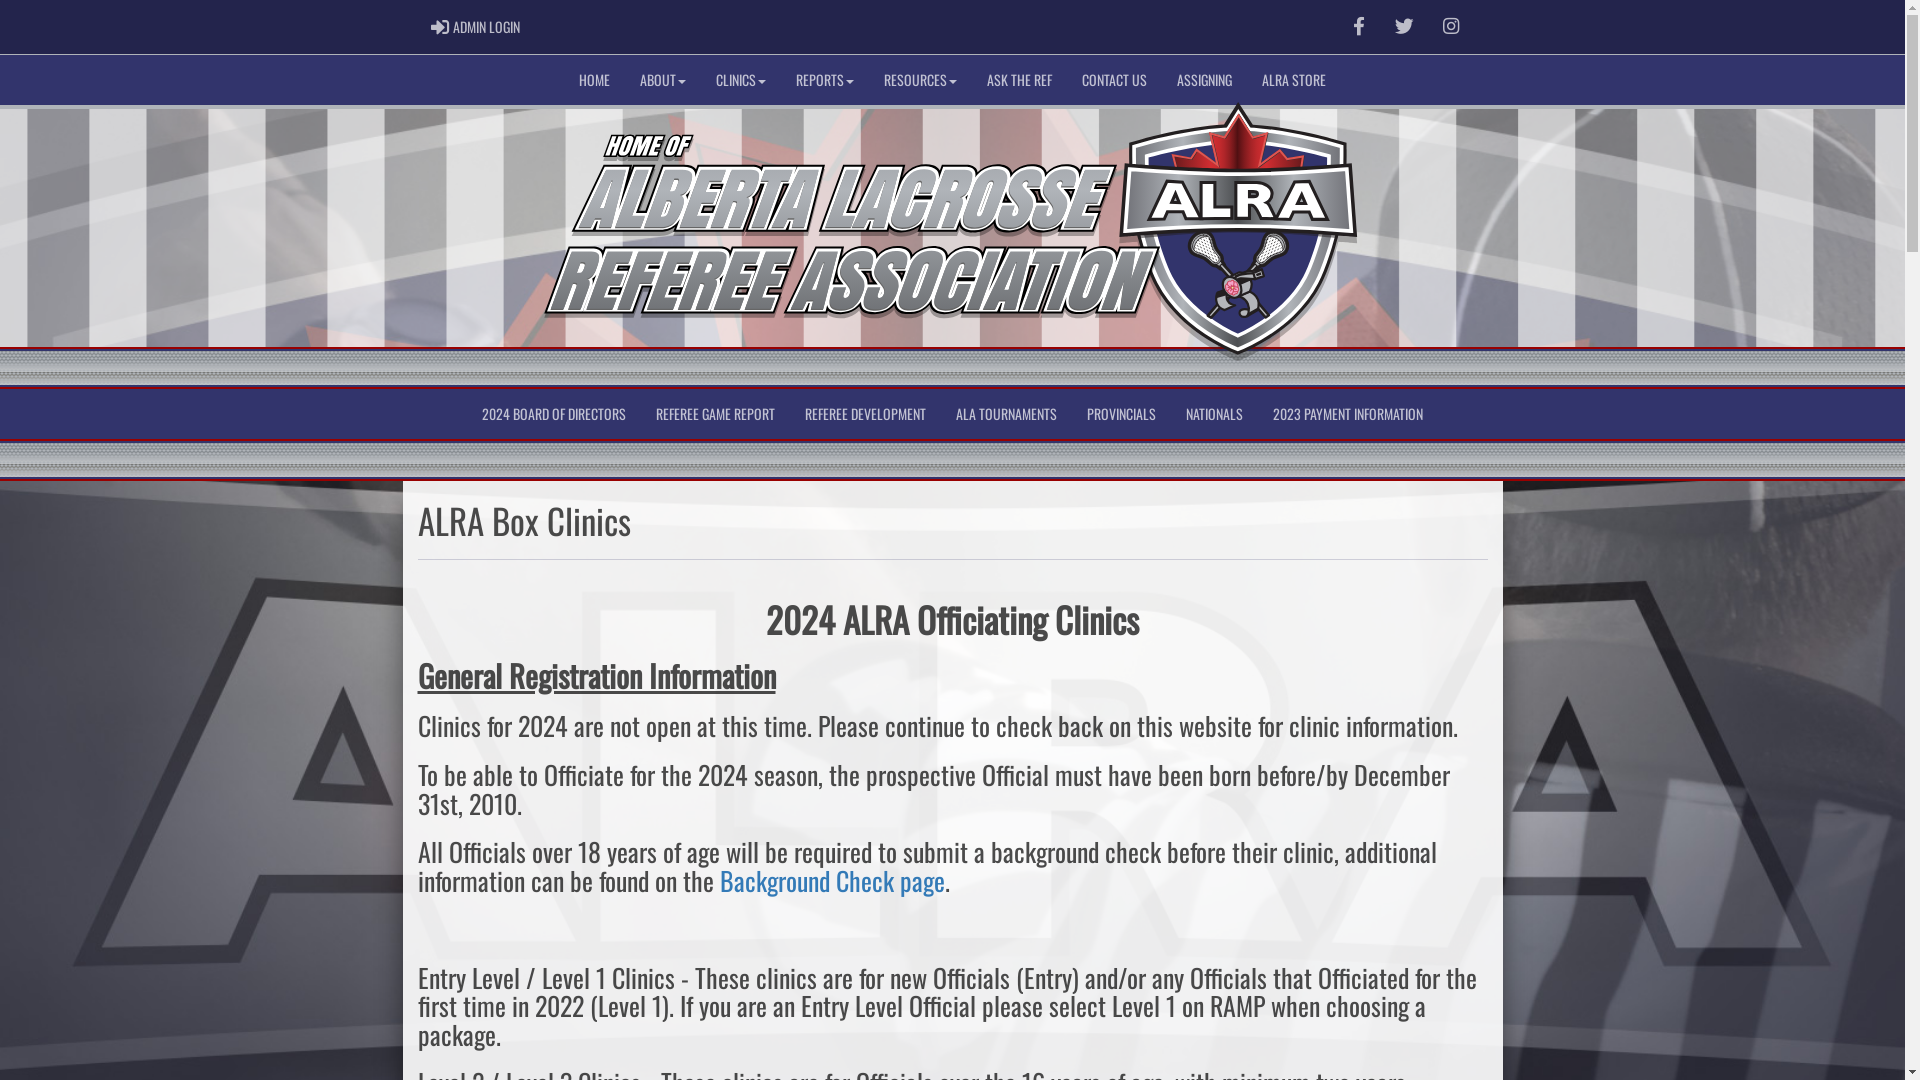 The width and height of the screenshot is (1920, 1080). What do you see at coordinates (1348, 412) in the screenshot?
I see `'2023 PAYMENT INFORMATION'` at bounding box center [1348, 412].